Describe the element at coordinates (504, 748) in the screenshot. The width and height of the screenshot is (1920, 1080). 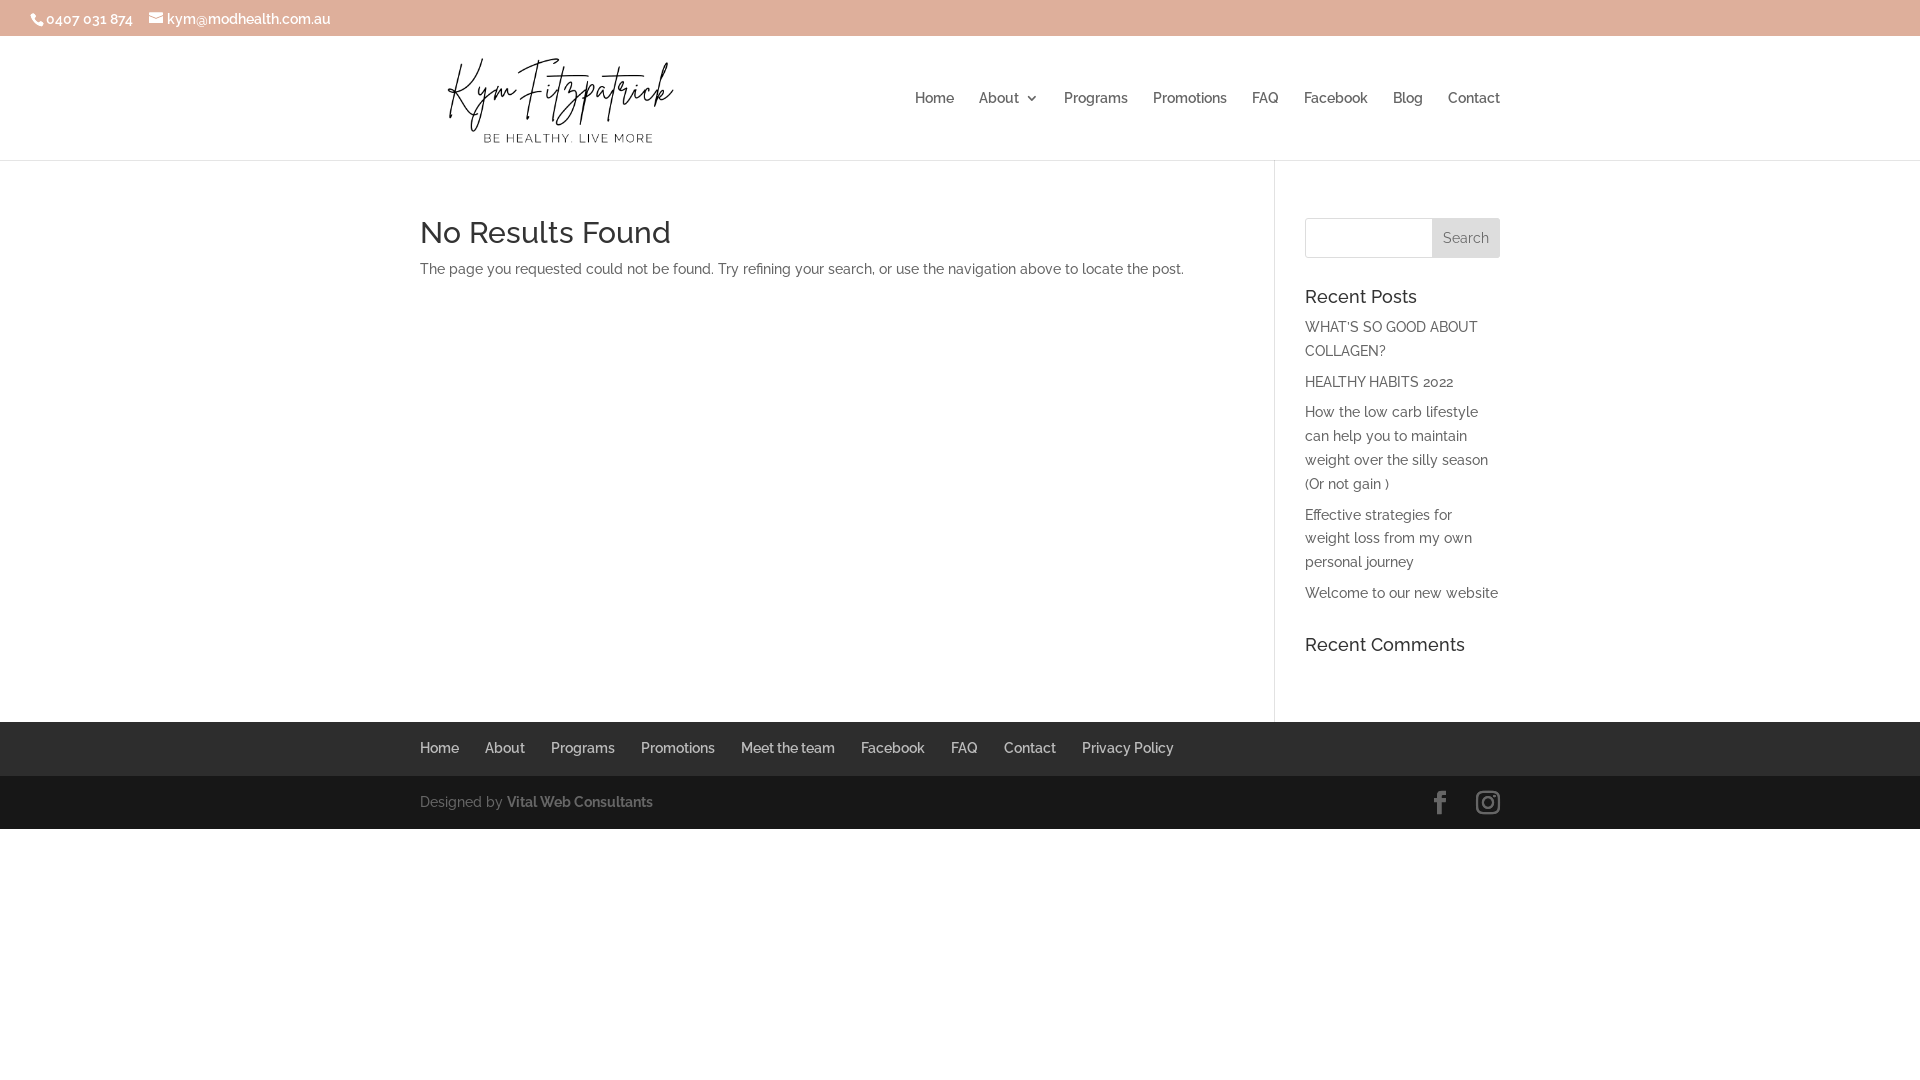
I see `'About'` at that location.